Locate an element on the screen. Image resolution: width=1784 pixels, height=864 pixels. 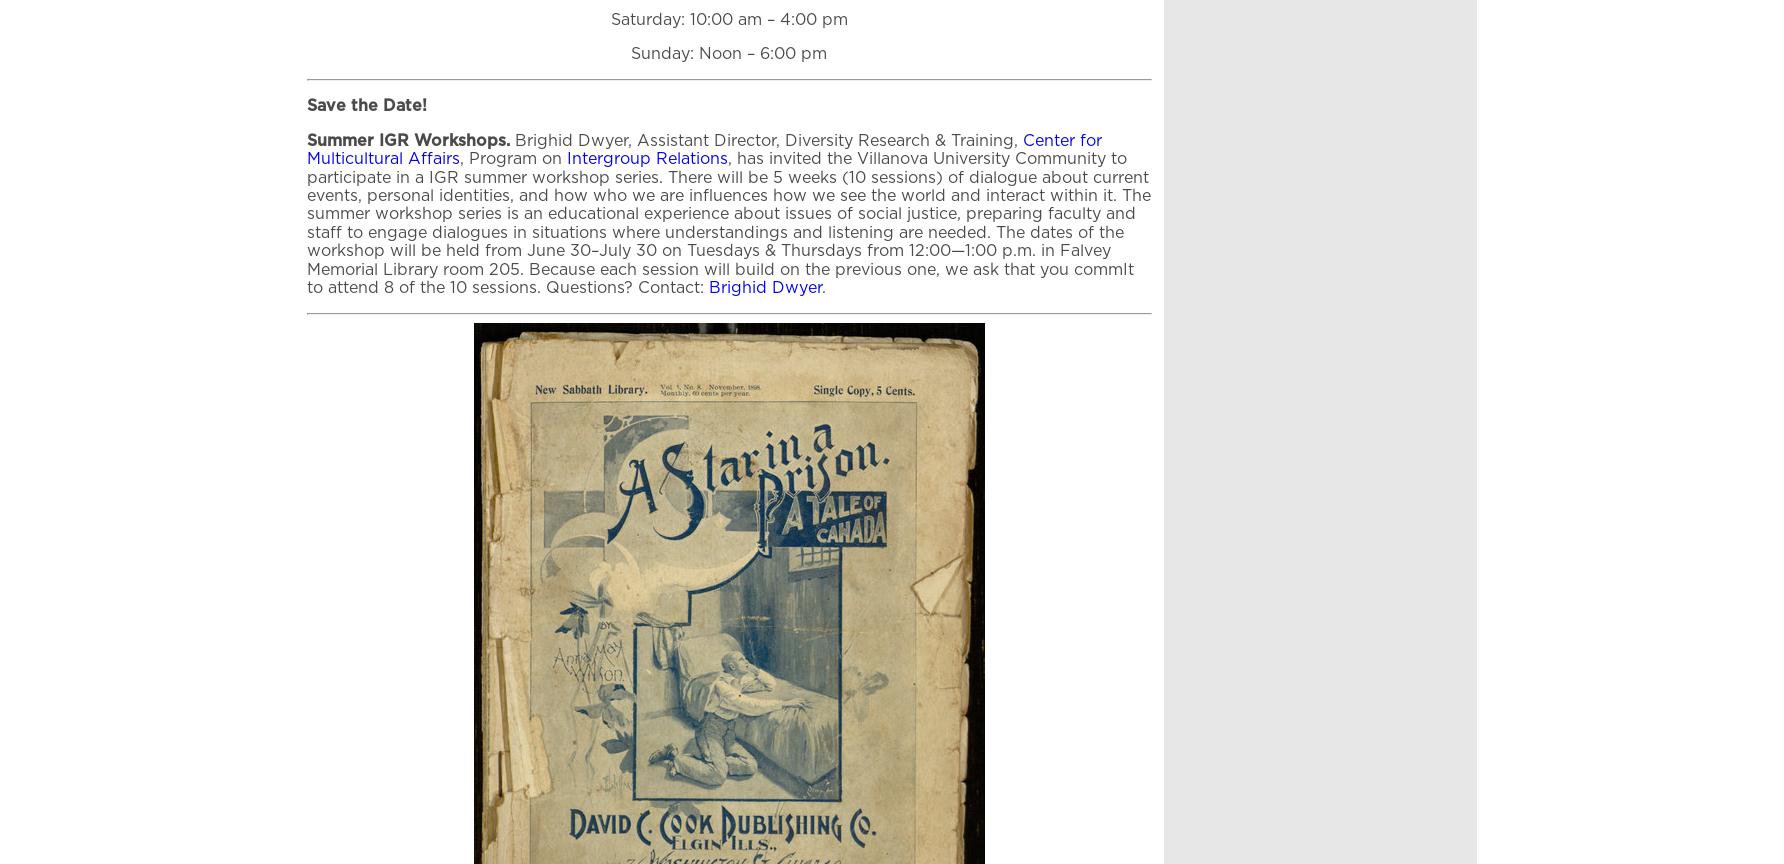
'Saturday: 10:00 am – 4:00 pm' is located at coordinates (728, 19).